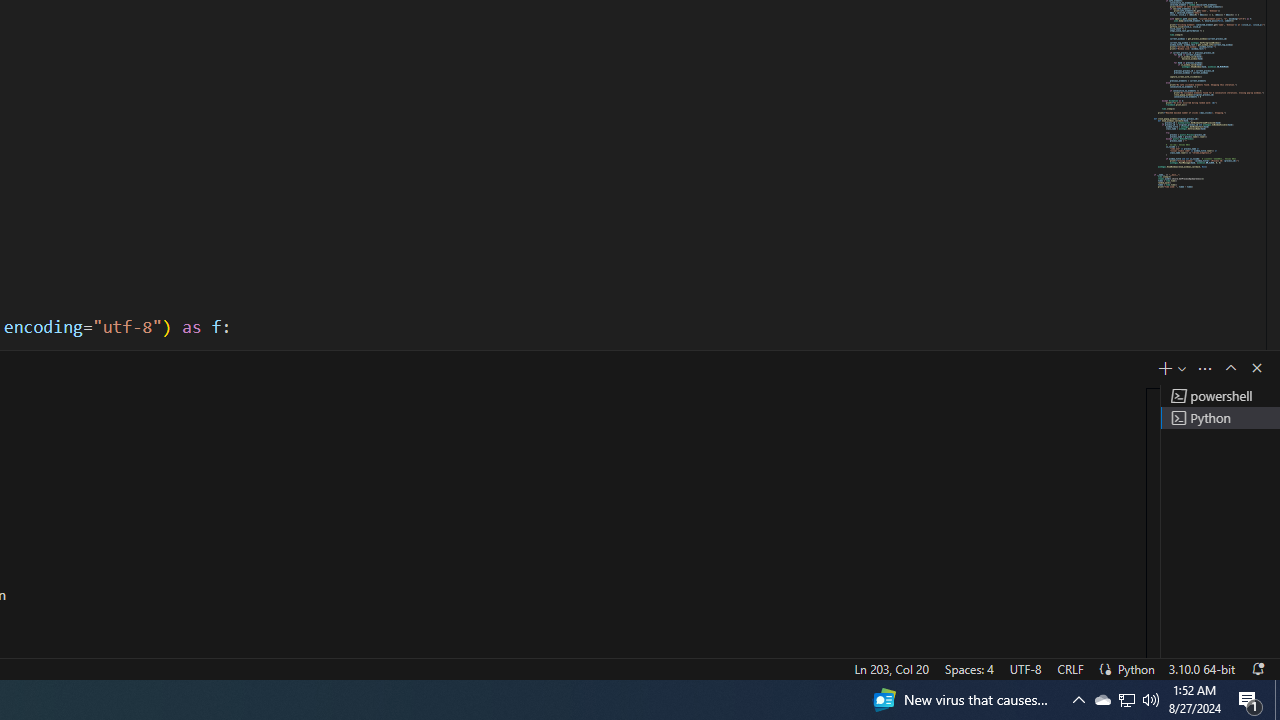 The width and height of the screenshot is (1280, 720). I want to click on 'Ln 203, Col 20', so click(890, 668).